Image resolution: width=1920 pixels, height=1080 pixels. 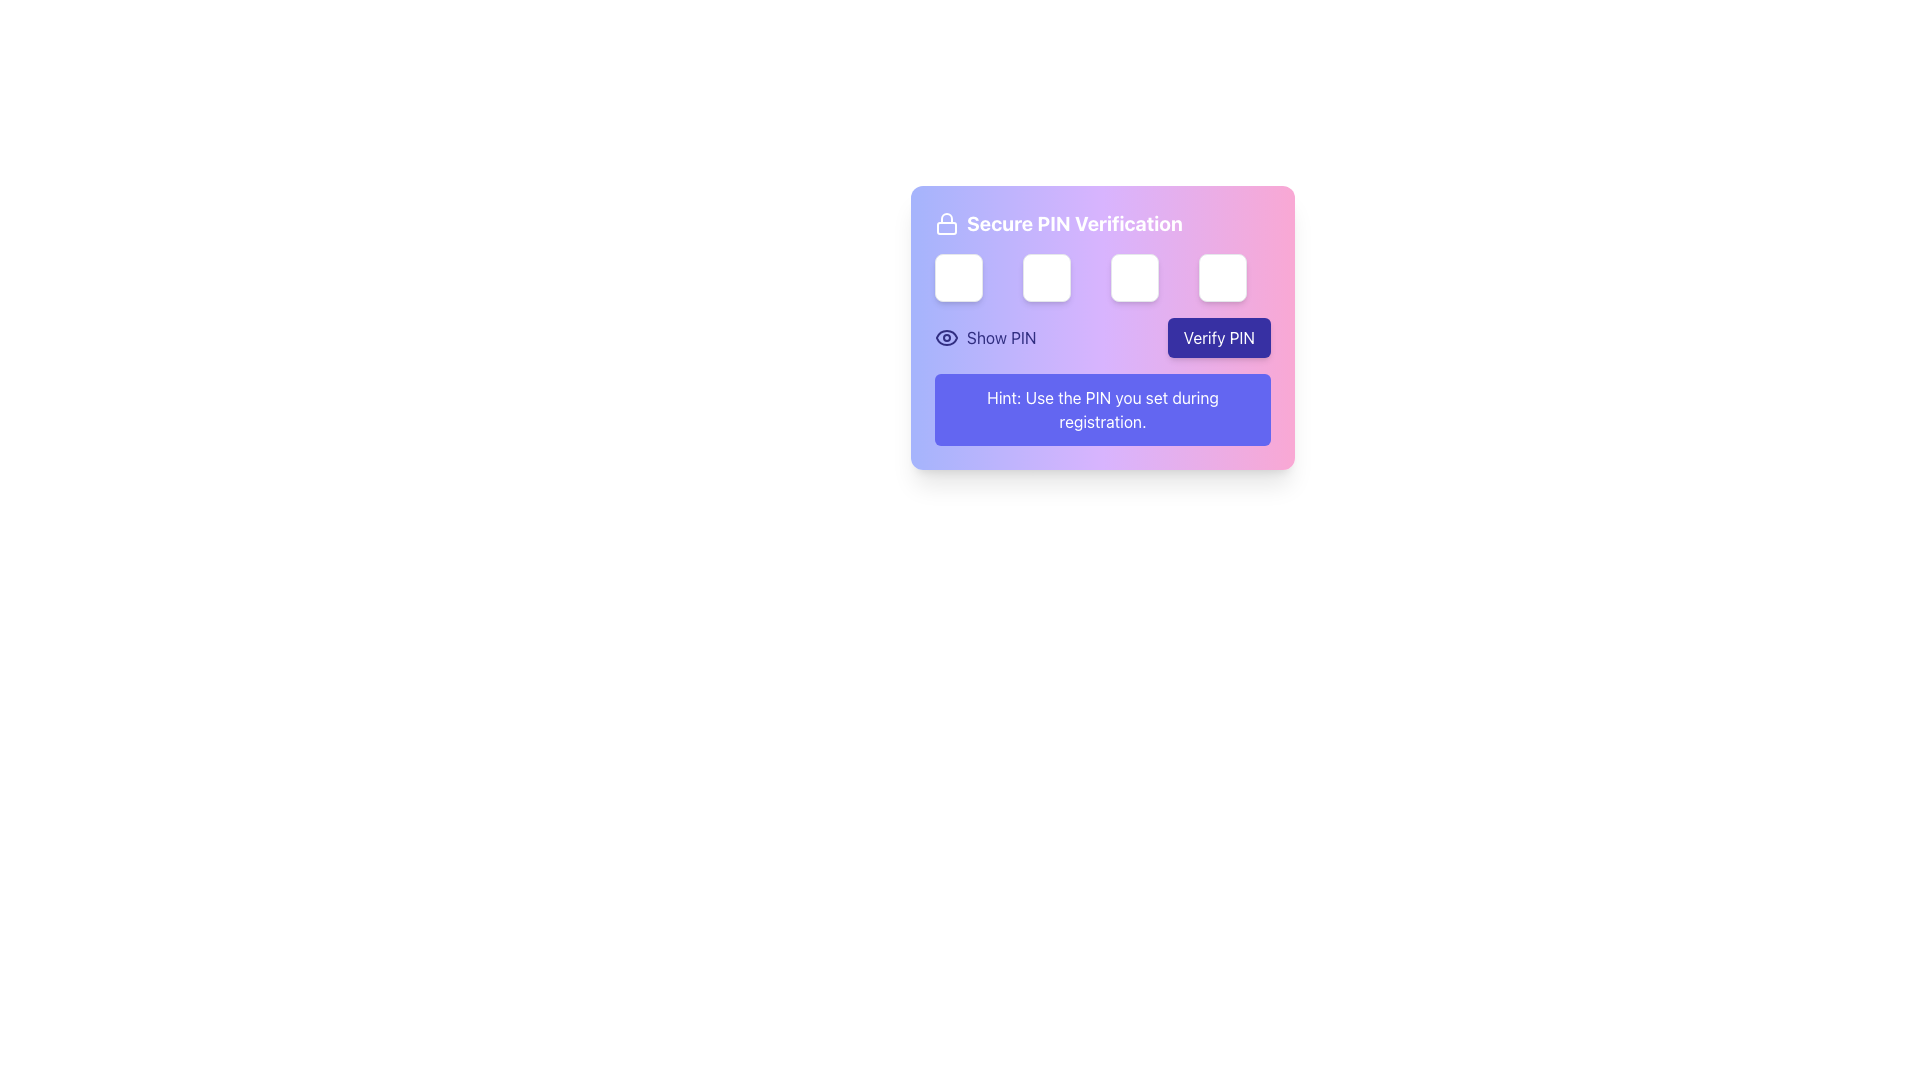 What do you see at coordinates (985, 337) in the screenshot?
I see `the PIN reveal button located at the lower left corner of the secure PIN verification UI` at bounding box center [985, 337].